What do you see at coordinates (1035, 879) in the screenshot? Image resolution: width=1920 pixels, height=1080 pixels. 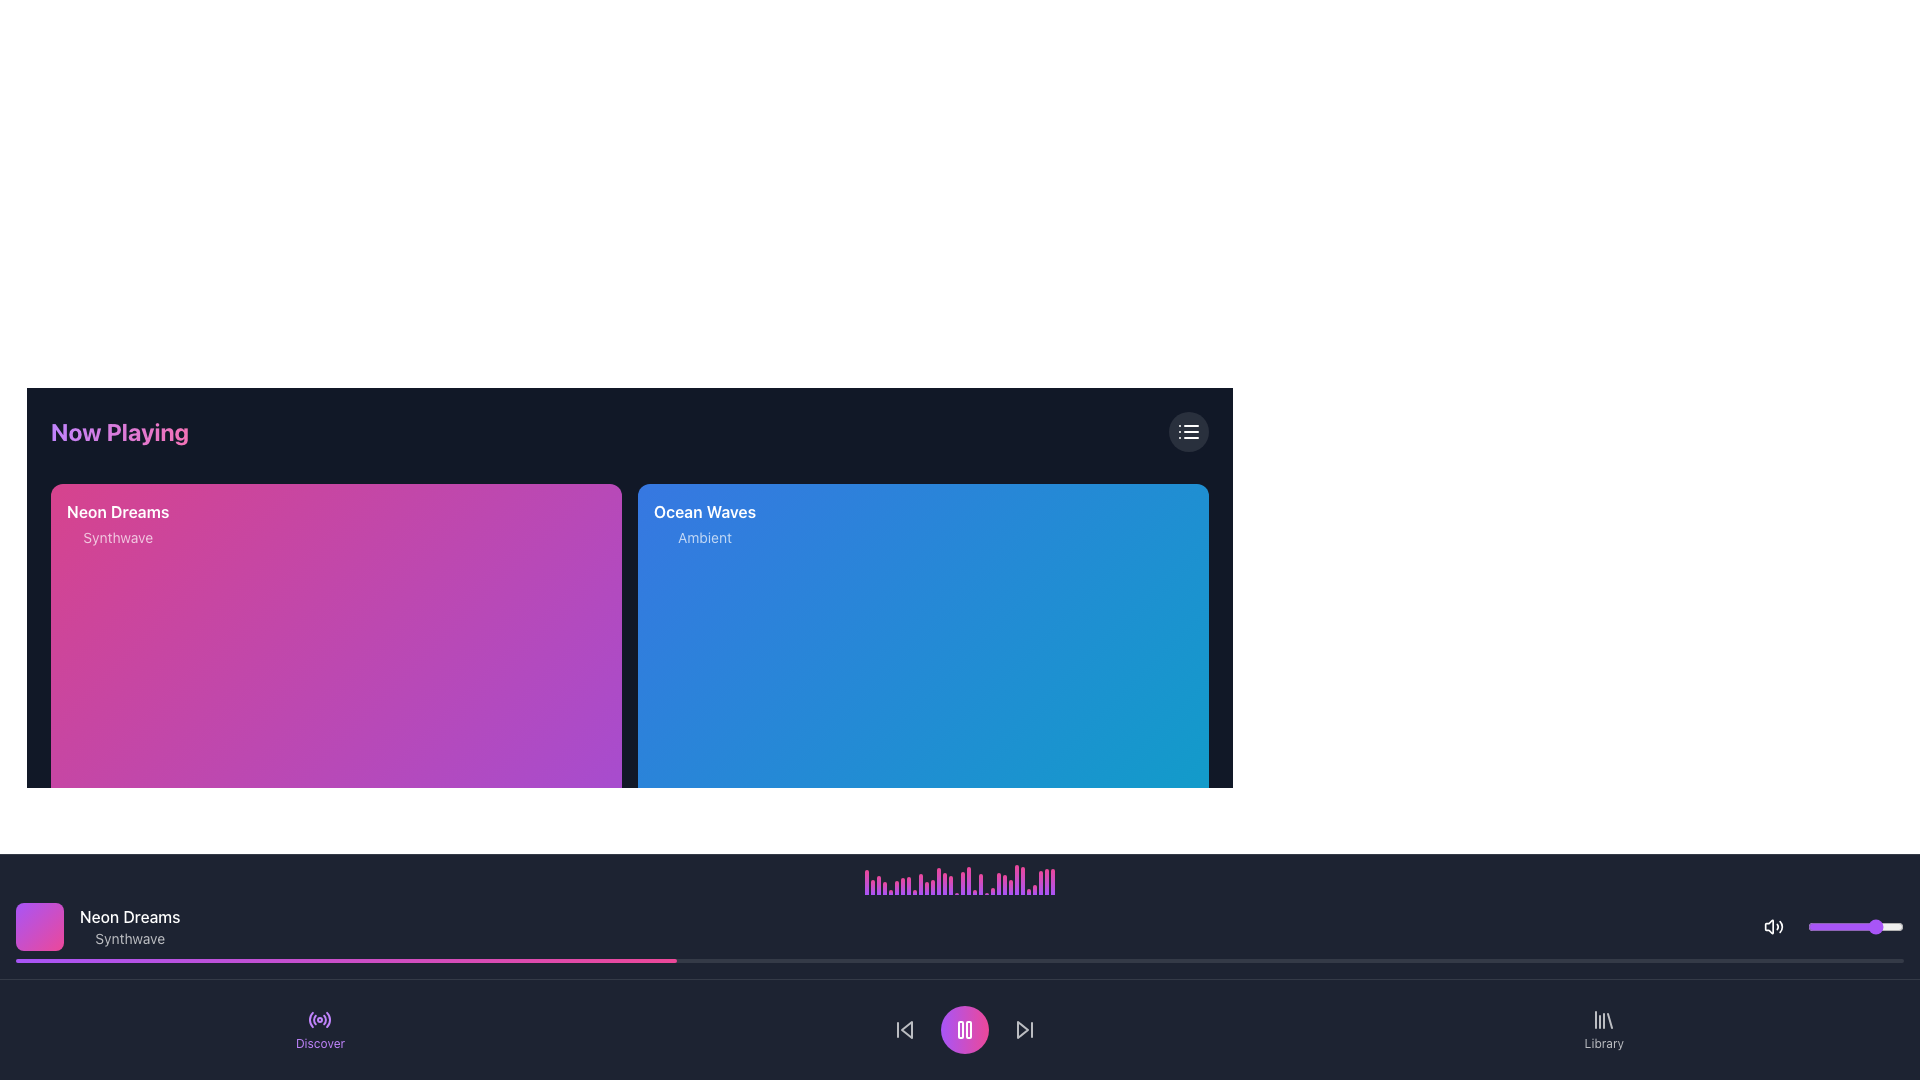 I see `the 28th vertical bar in the visualization component located near the bottom-center of the interface` at bounding box center [1035, 879].